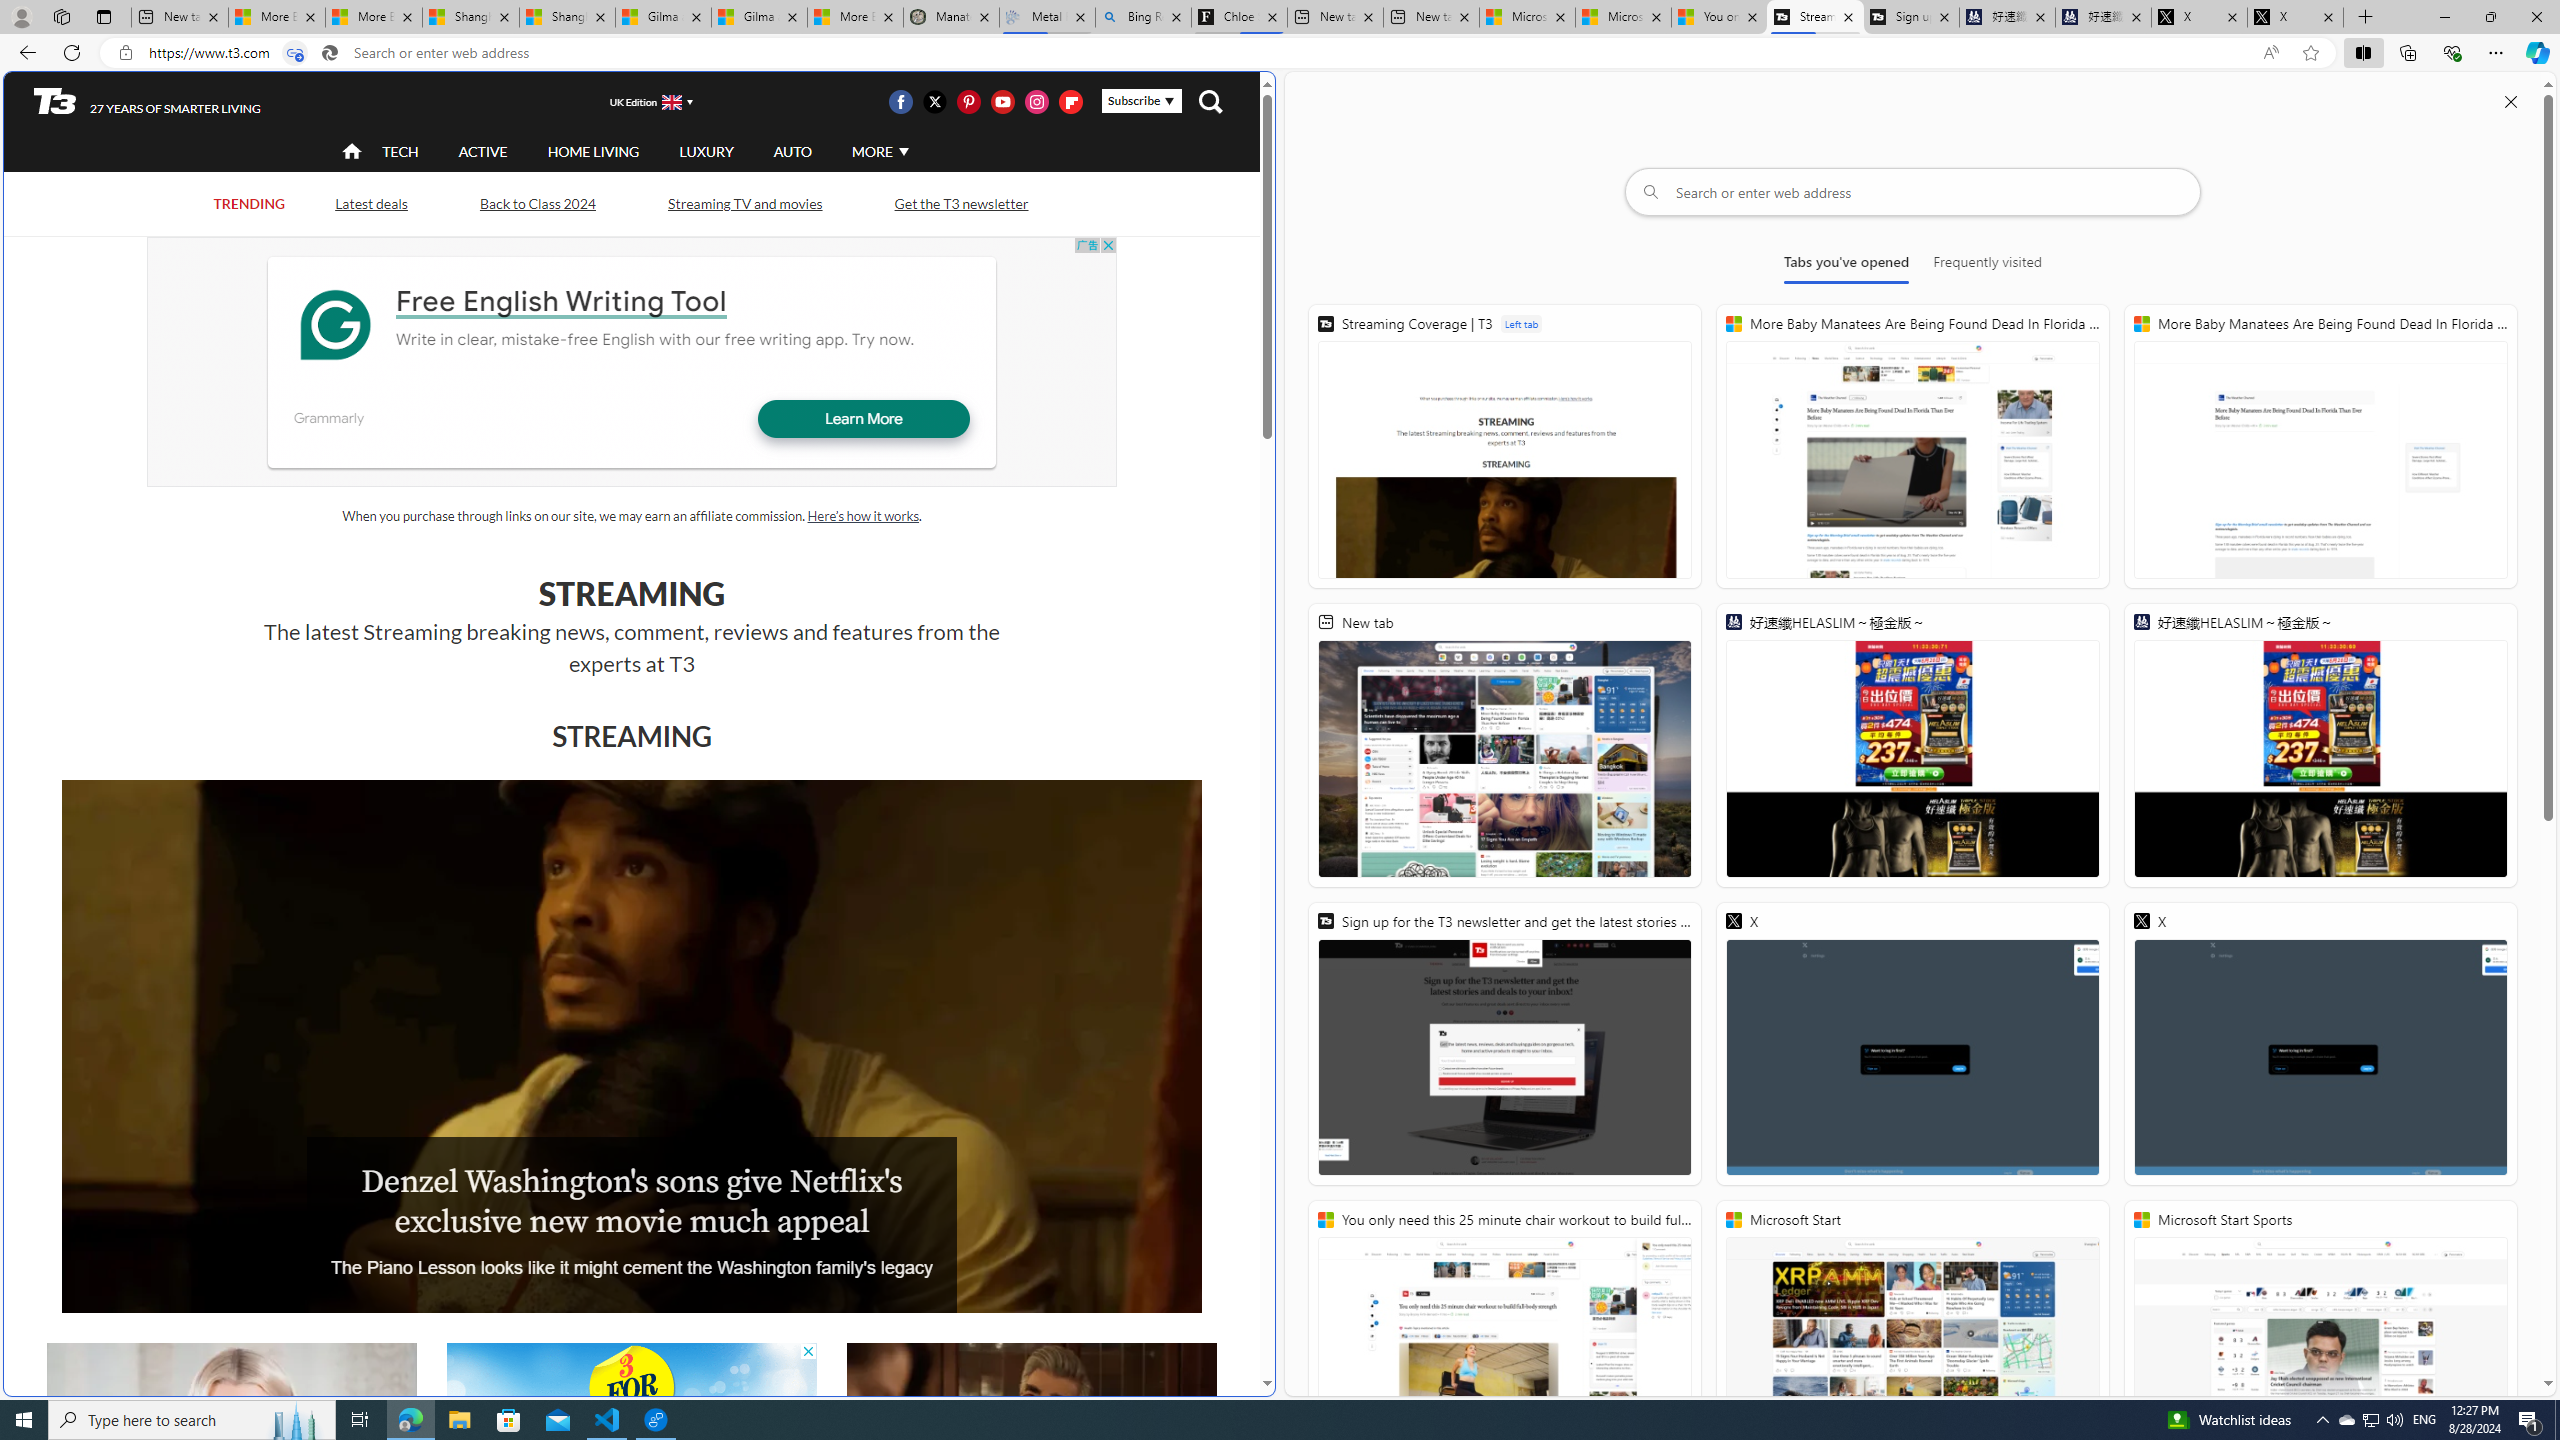 Image resolution: width=2560 pixels, height=1440 pixels. I want to click on 'Chloe Sorvino', so click(1239, 16).